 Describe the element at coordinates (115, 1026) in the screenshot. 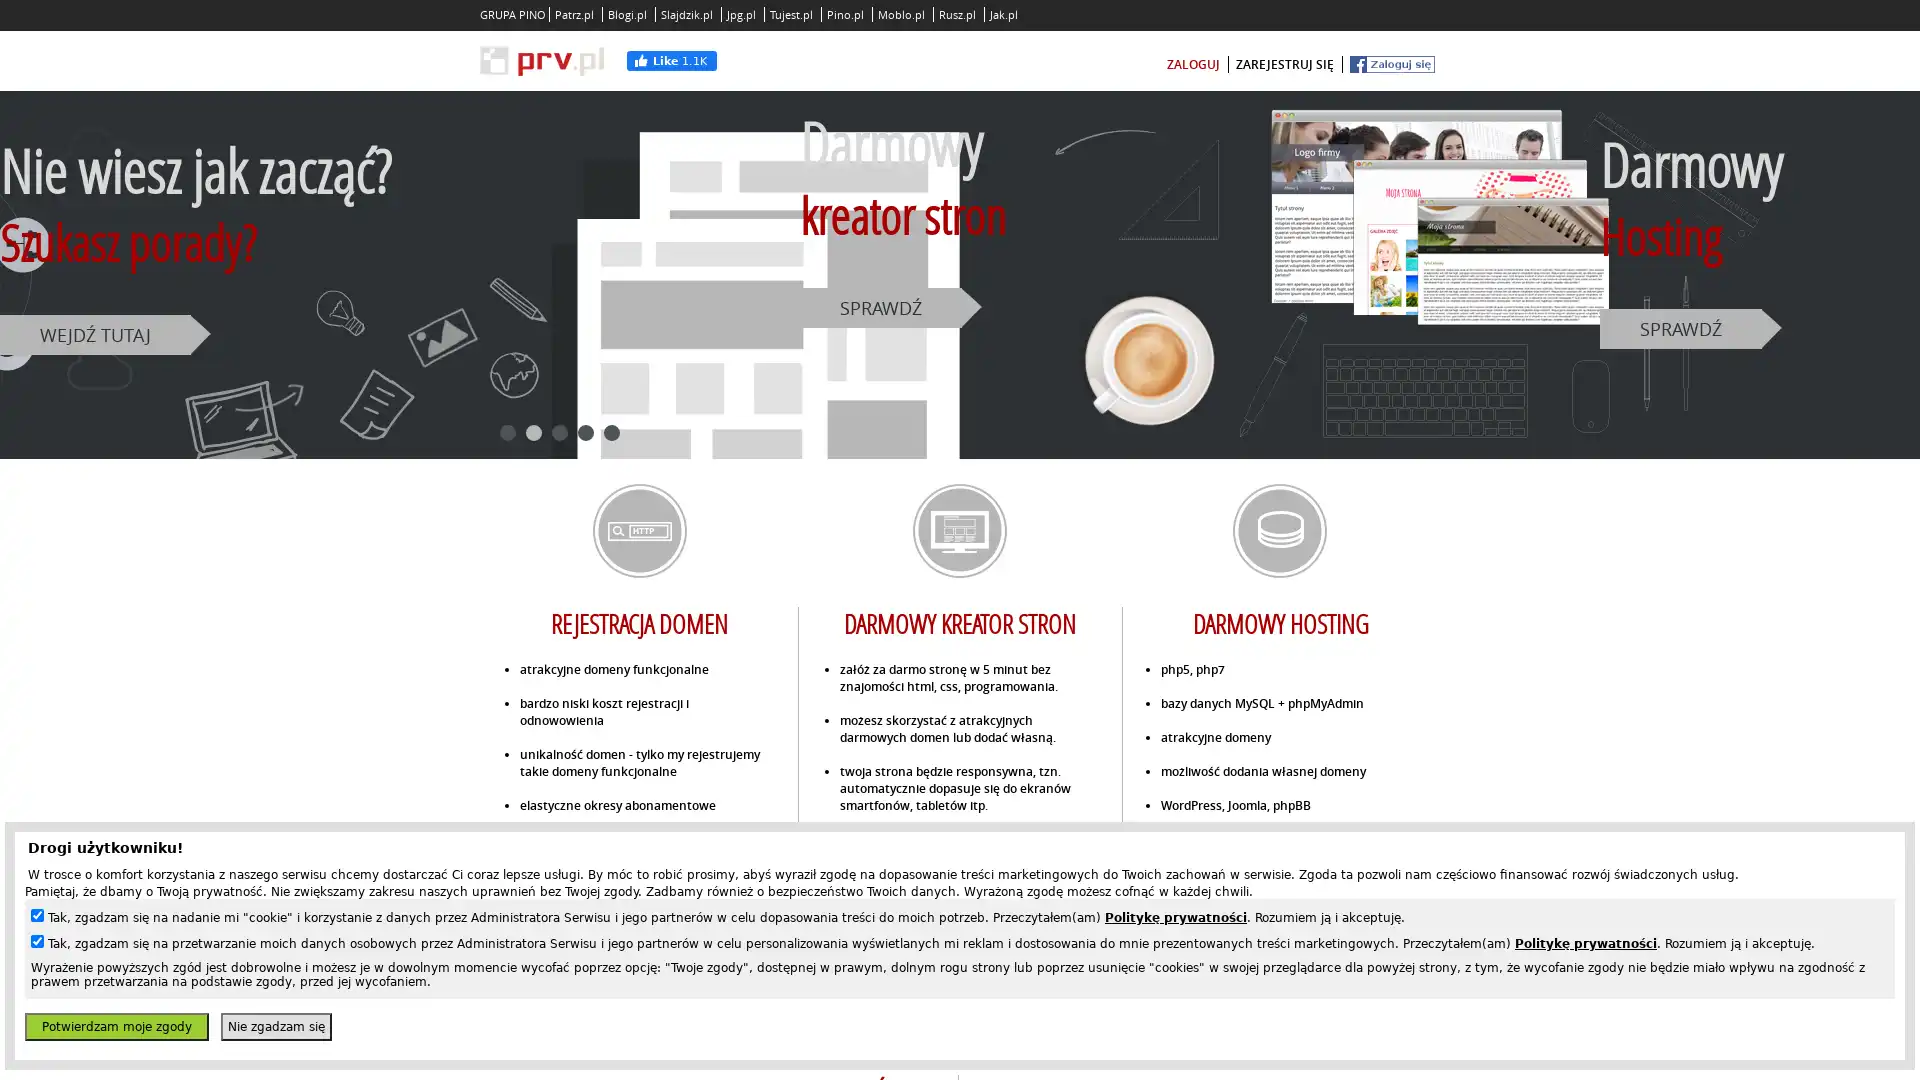

I see `Potwierdzam moje zgody` at that location.